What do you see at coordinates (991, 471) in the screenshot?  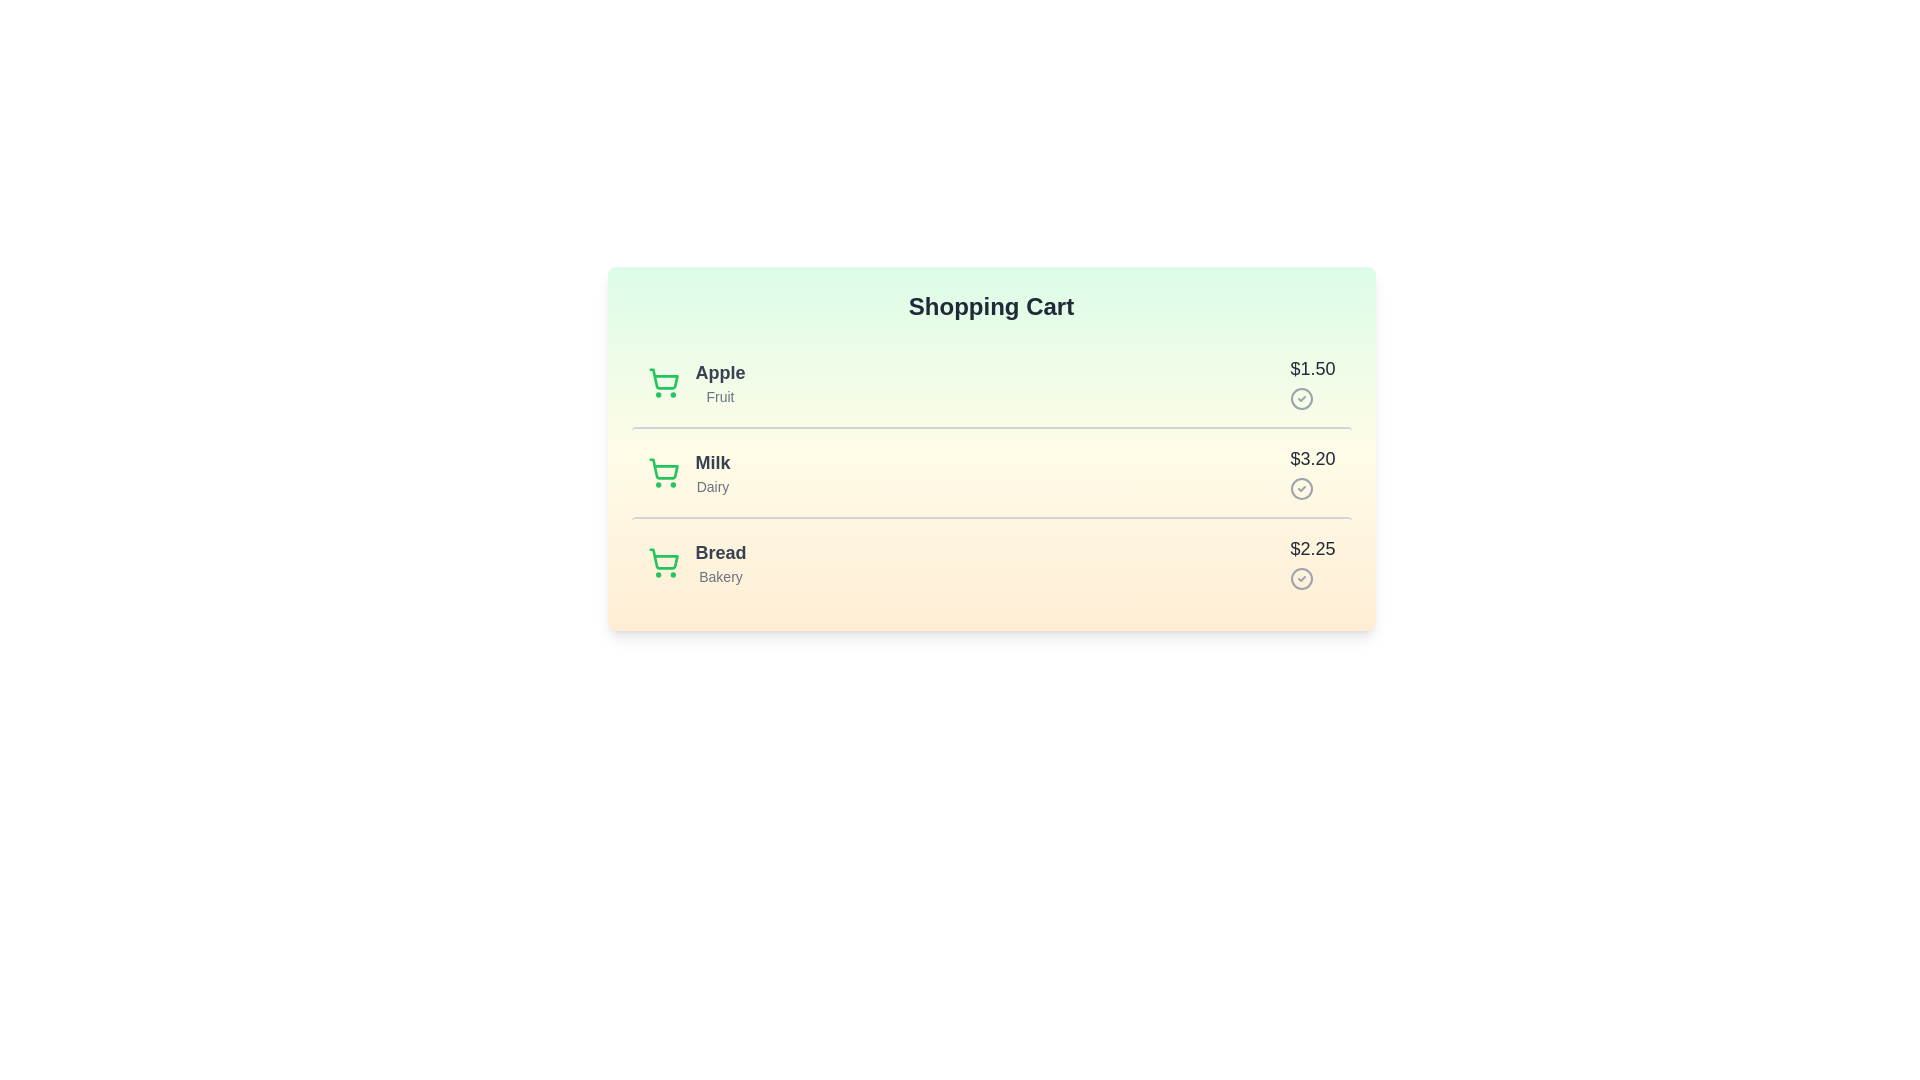 I see `the item Milk to trigger visual feedback` at bounding box center [991, 471].